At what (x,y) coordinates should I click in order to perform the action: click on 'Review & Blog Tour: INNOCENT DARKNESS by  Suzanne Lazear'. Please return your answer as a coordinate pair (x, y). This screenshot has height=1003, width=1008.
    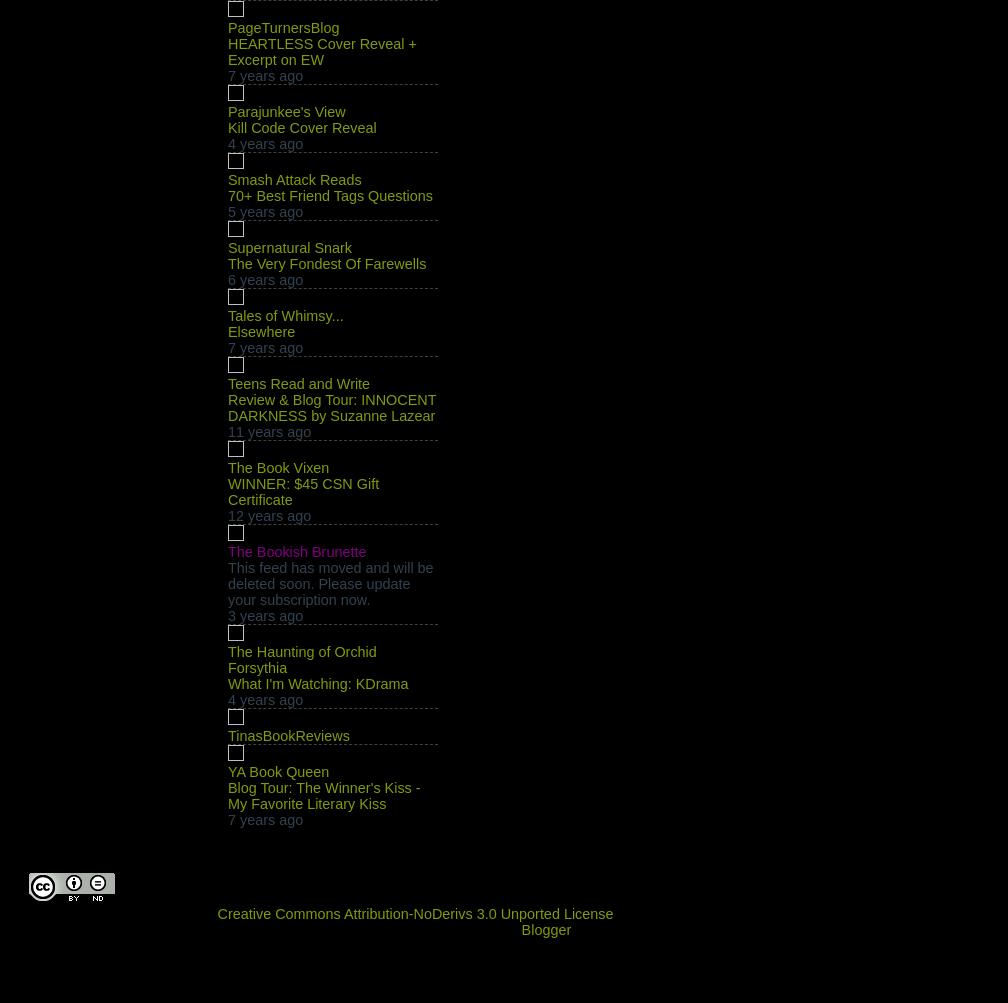
    Looking at the image, I should click on (332, 408).